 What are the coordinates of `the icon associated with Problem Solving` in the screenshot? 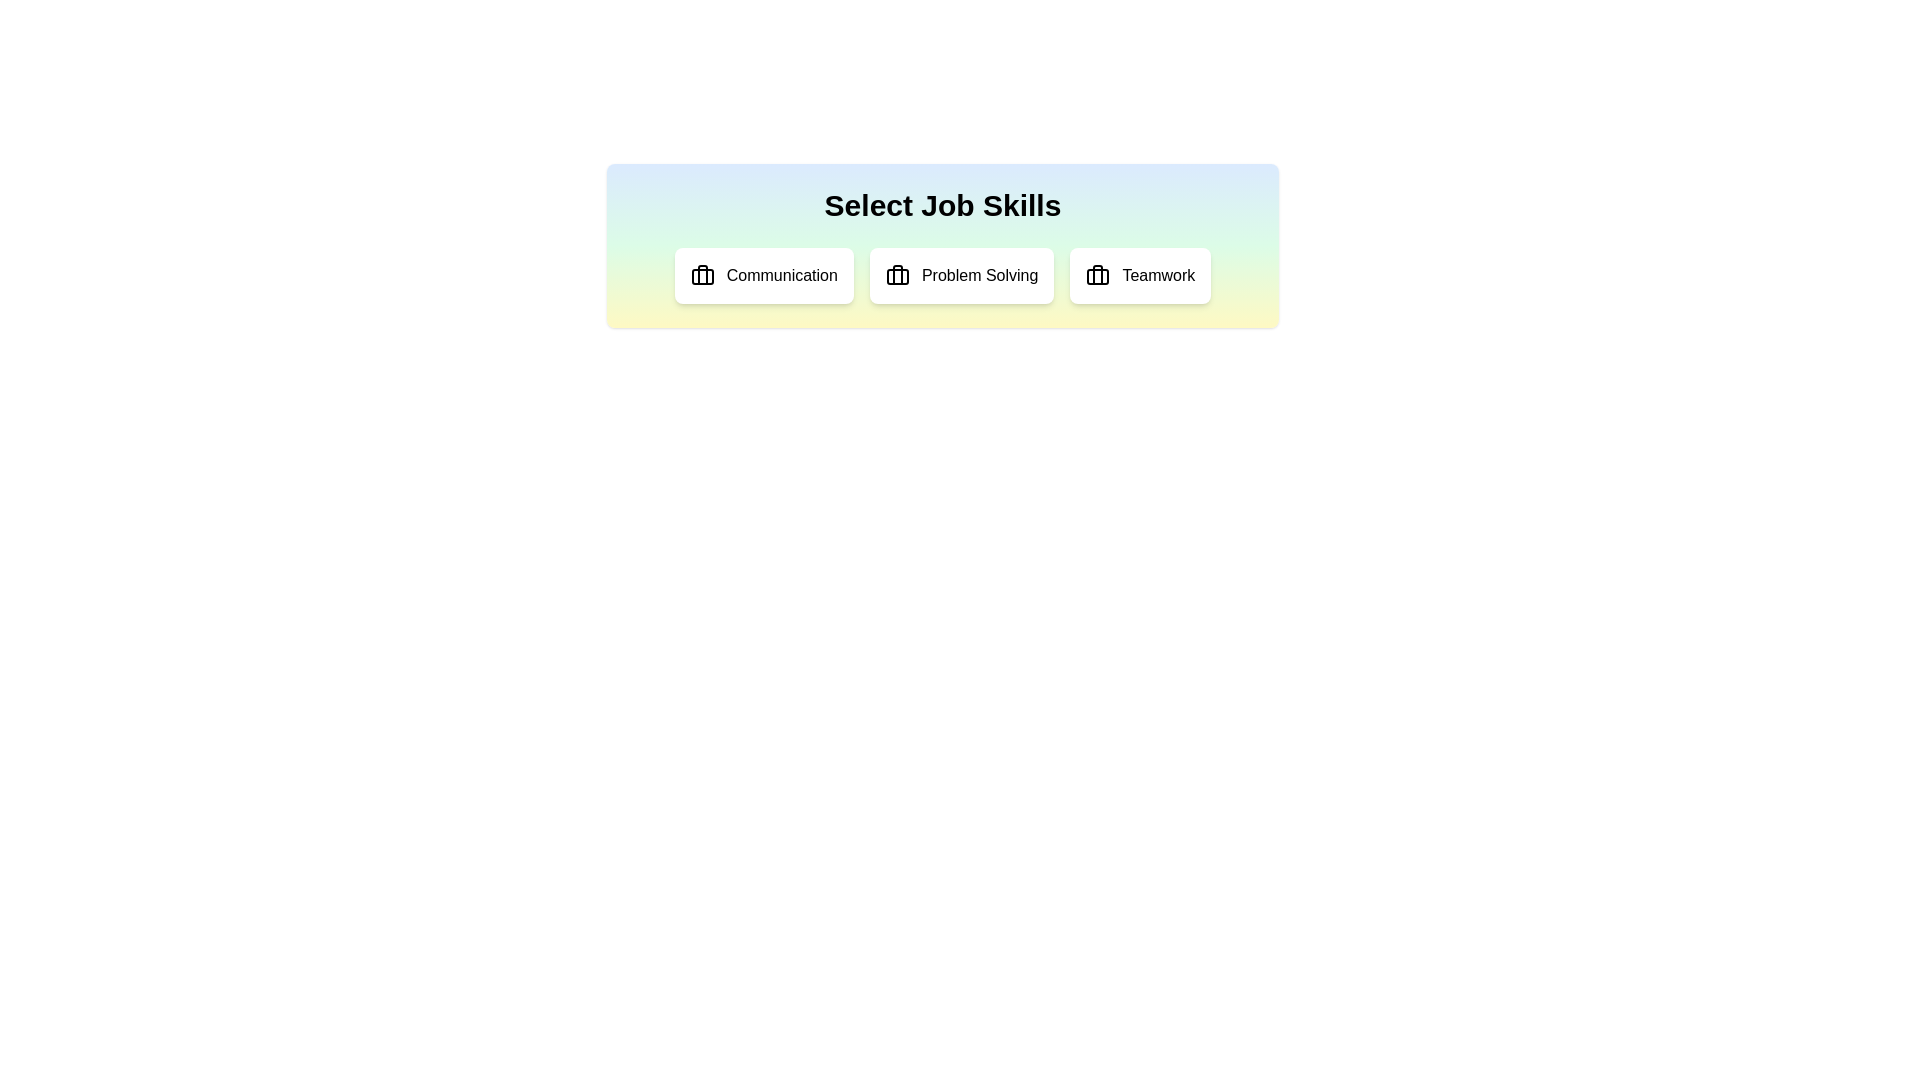 It's located at (896, 276).